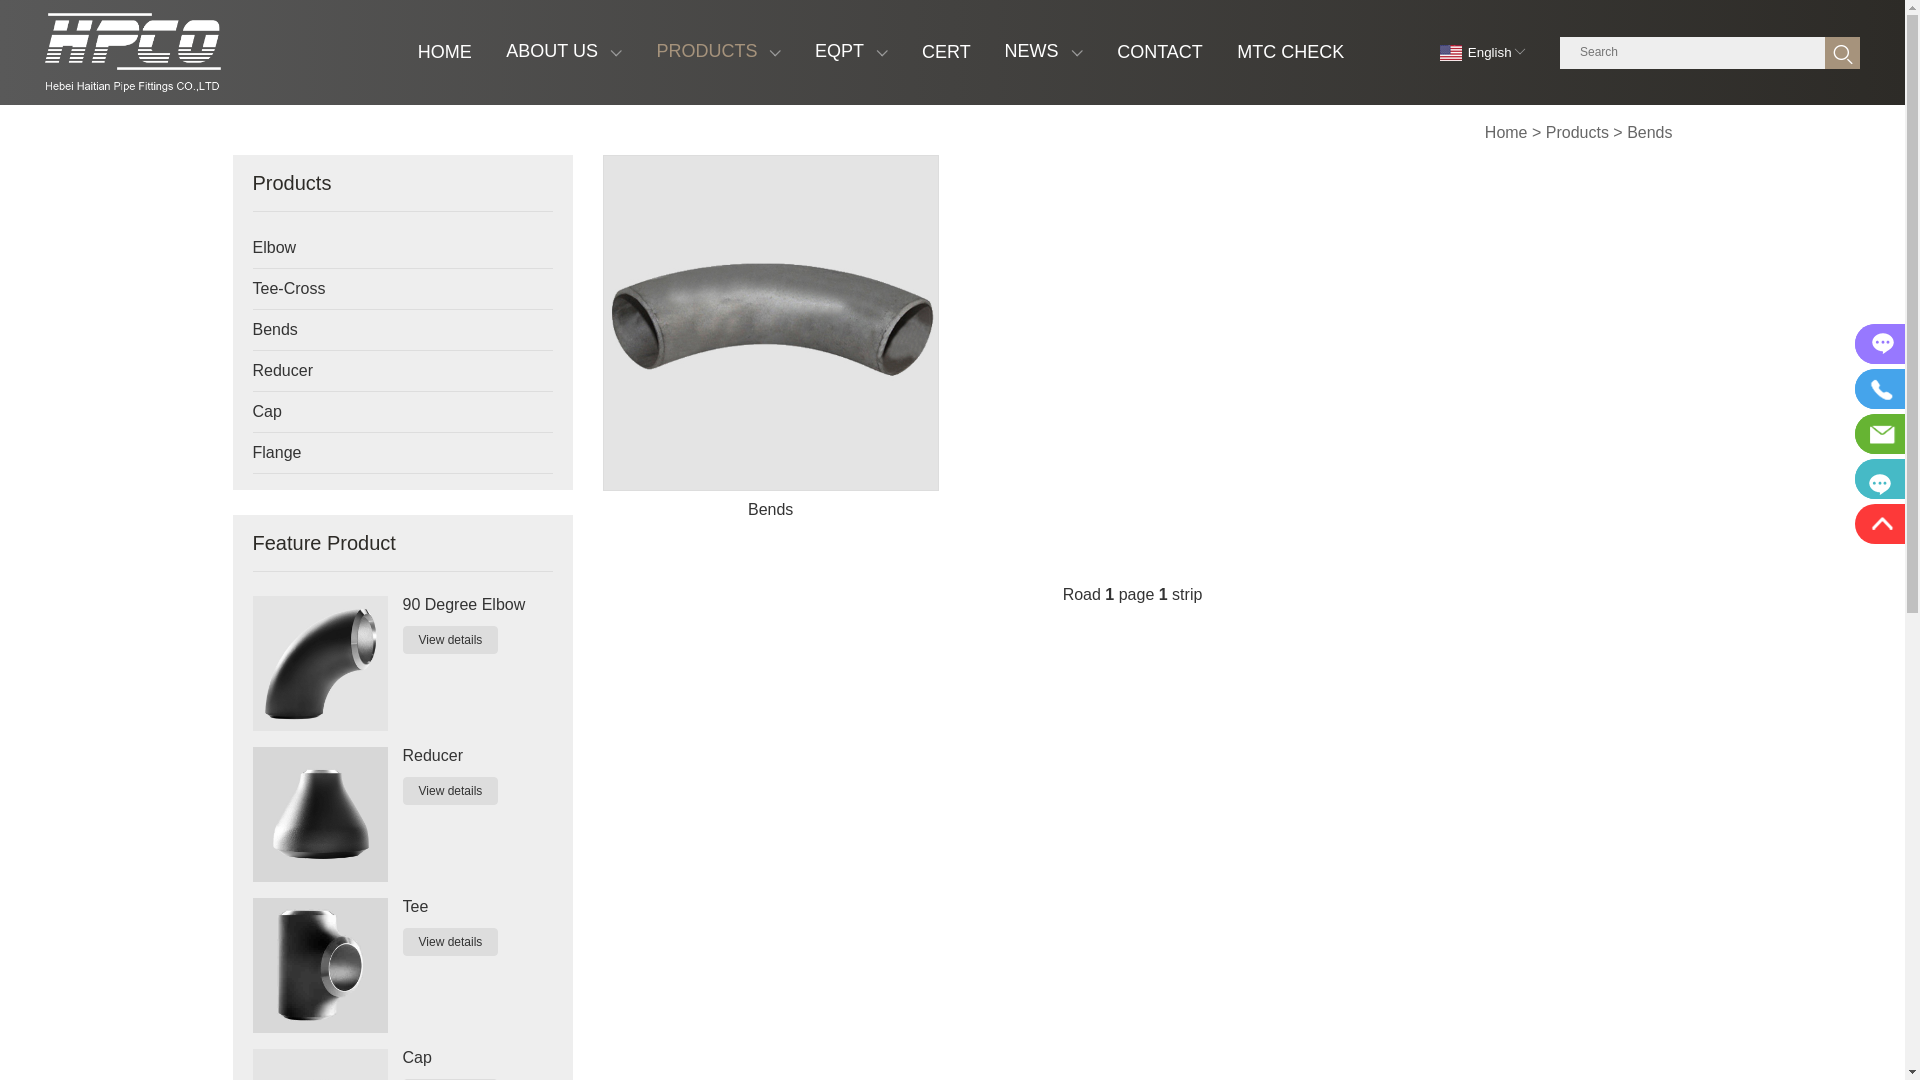 The width and height of the screenshot is (1920, 1080). Describe the element at coordinates (383, 246) in the screenshot. I see `'Elbow'` at that location.